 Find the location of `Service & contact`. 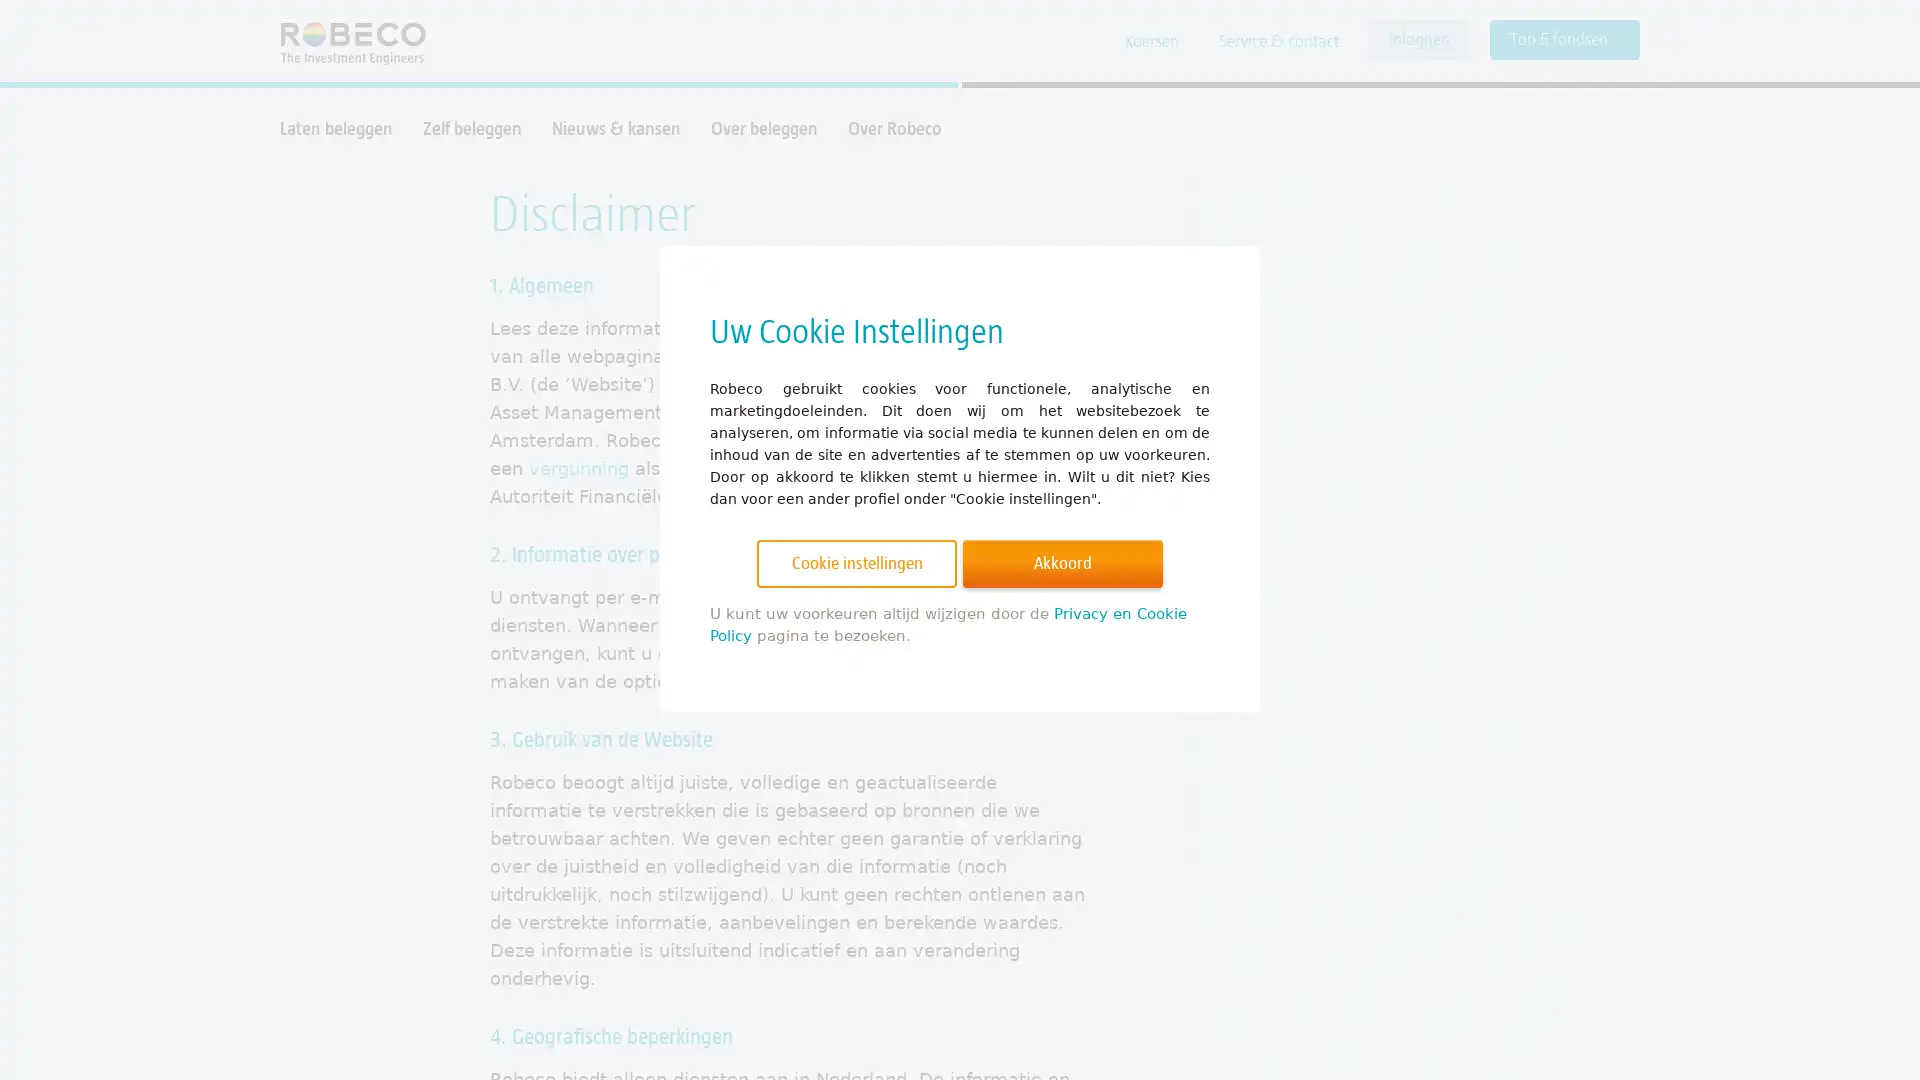

Service & contact is located at coordinates (1277, 42).